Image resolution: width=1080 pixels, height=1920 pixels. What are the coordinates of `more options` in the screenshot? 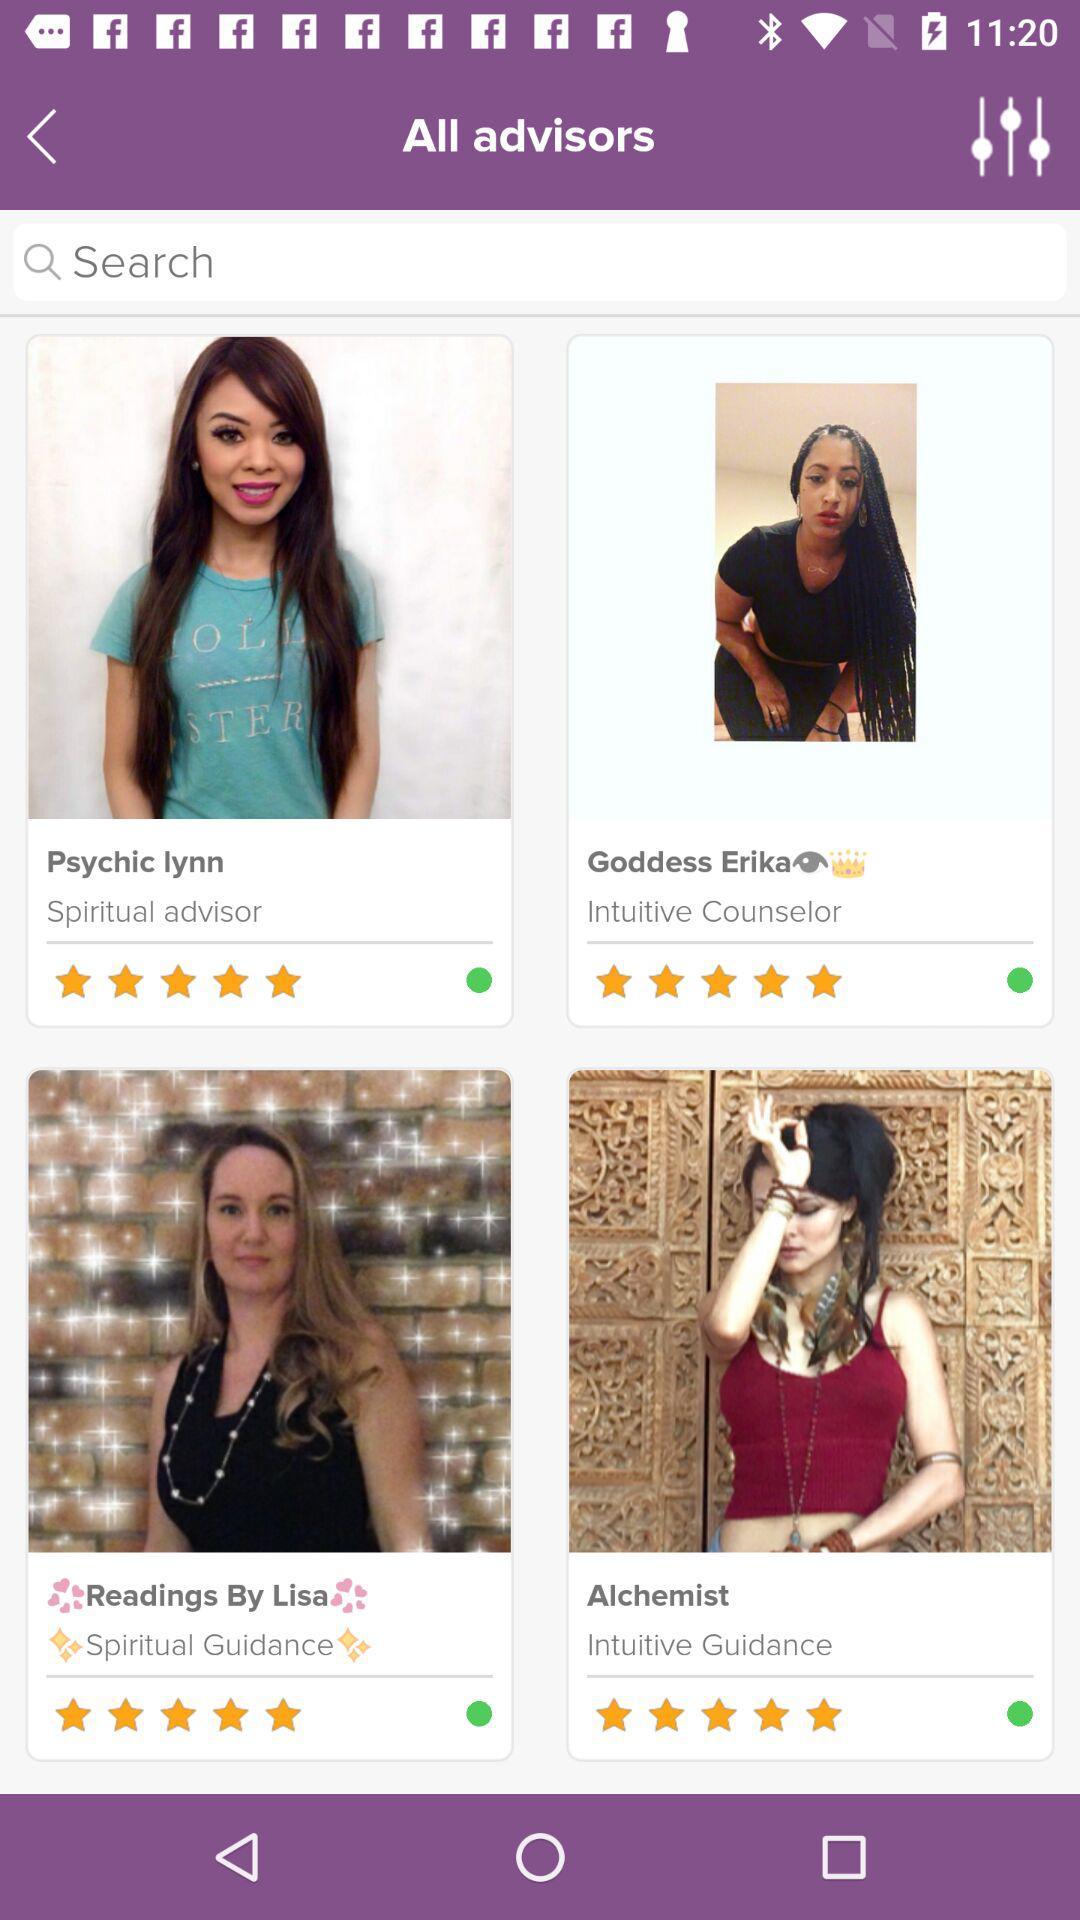 It's located at (1011, 135).